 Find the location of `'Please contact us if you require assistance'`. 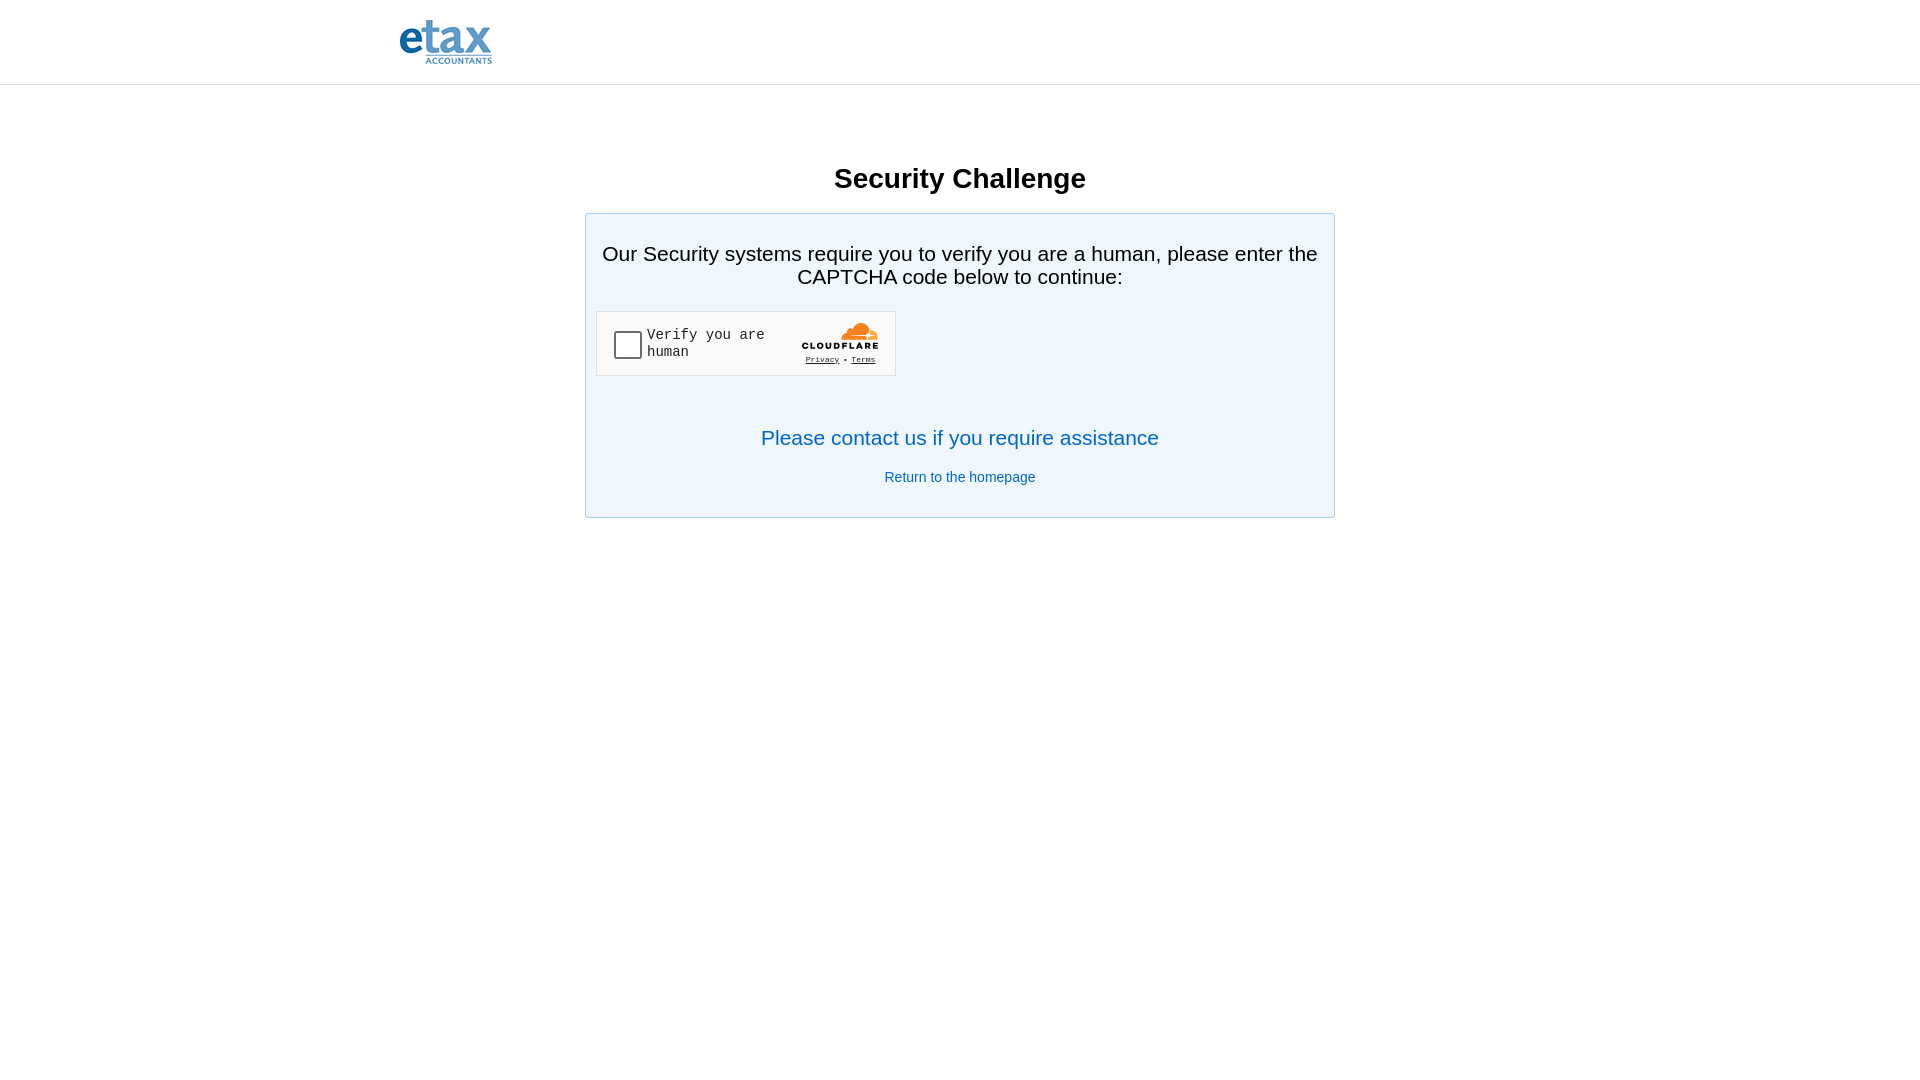

'Please contact us if you require assistance' is located at coordinates (960, 436).